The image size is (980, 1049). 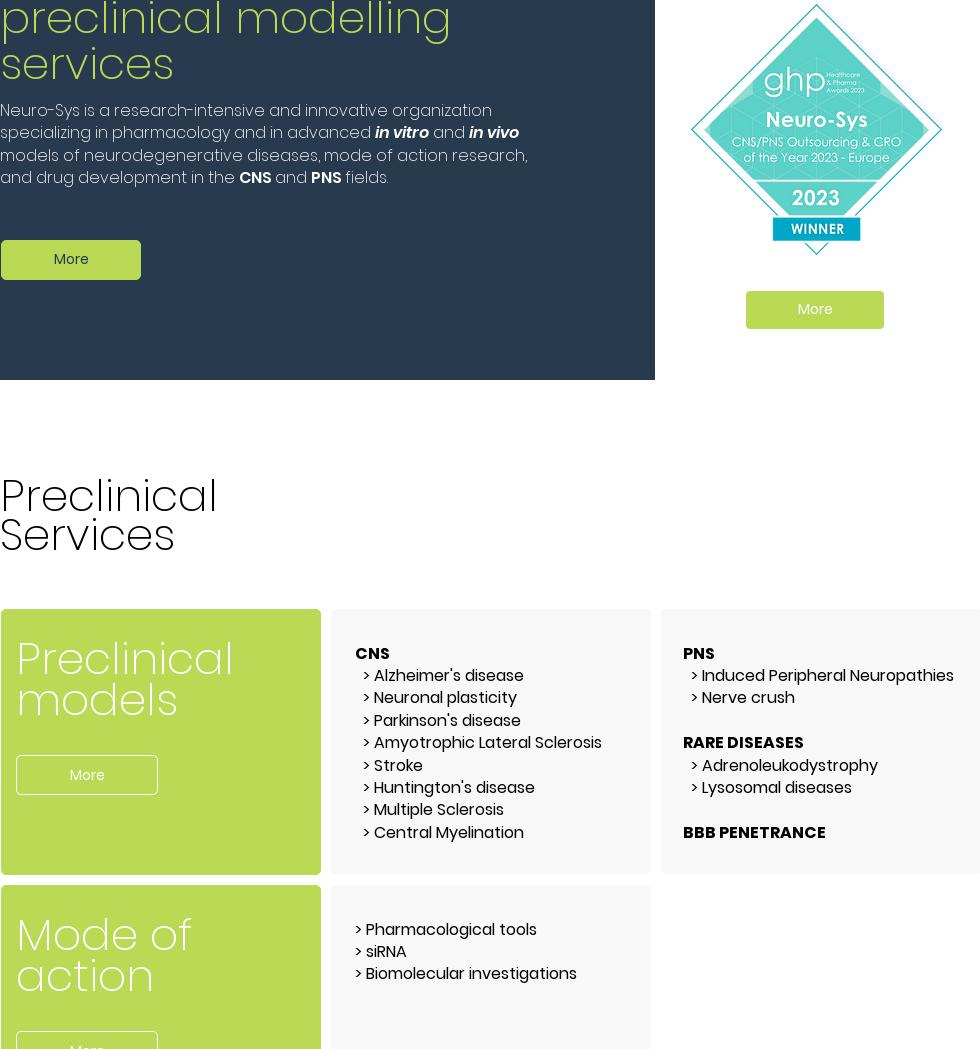 I want to click on '> siRNA', so click(x=381, y=950).